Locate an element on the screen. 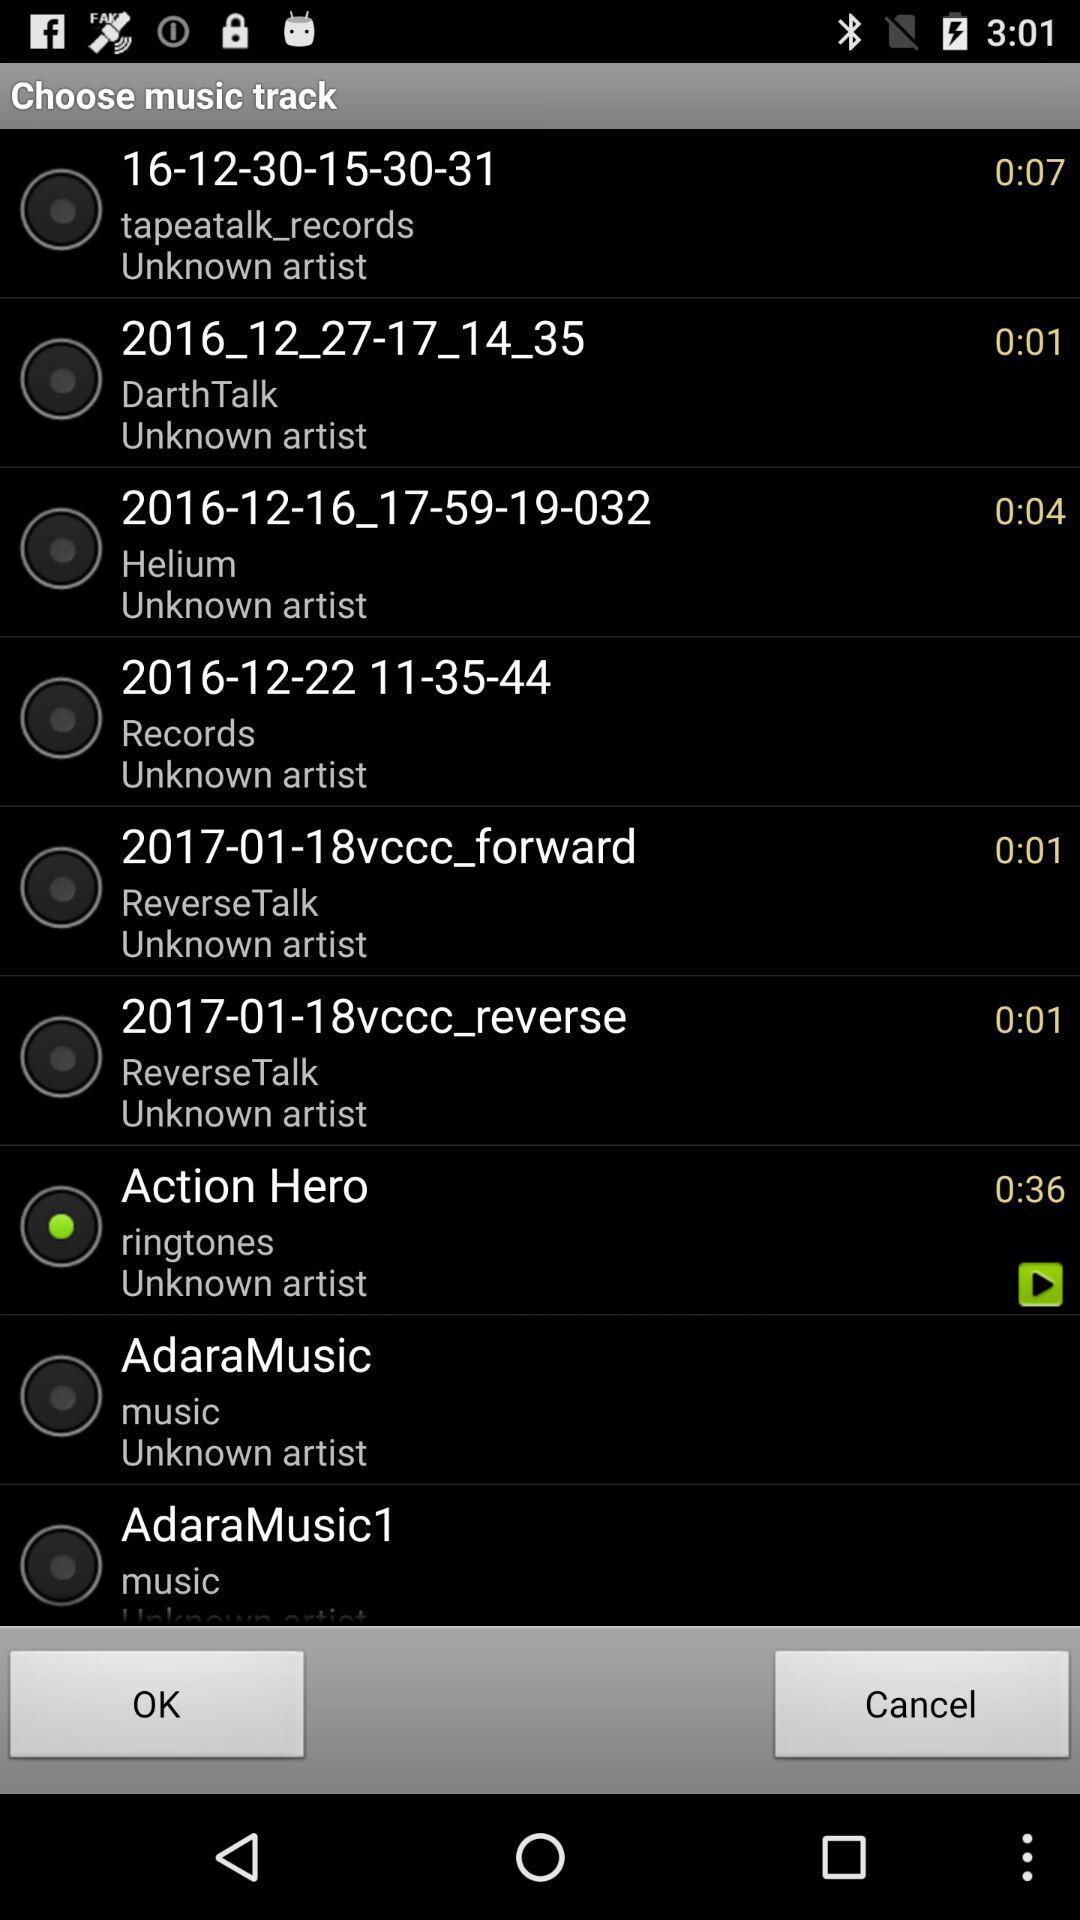 Image resolution: width=1080 pixels, height=1920 pixels. the action hero app is located at coordinates (547, 1183).